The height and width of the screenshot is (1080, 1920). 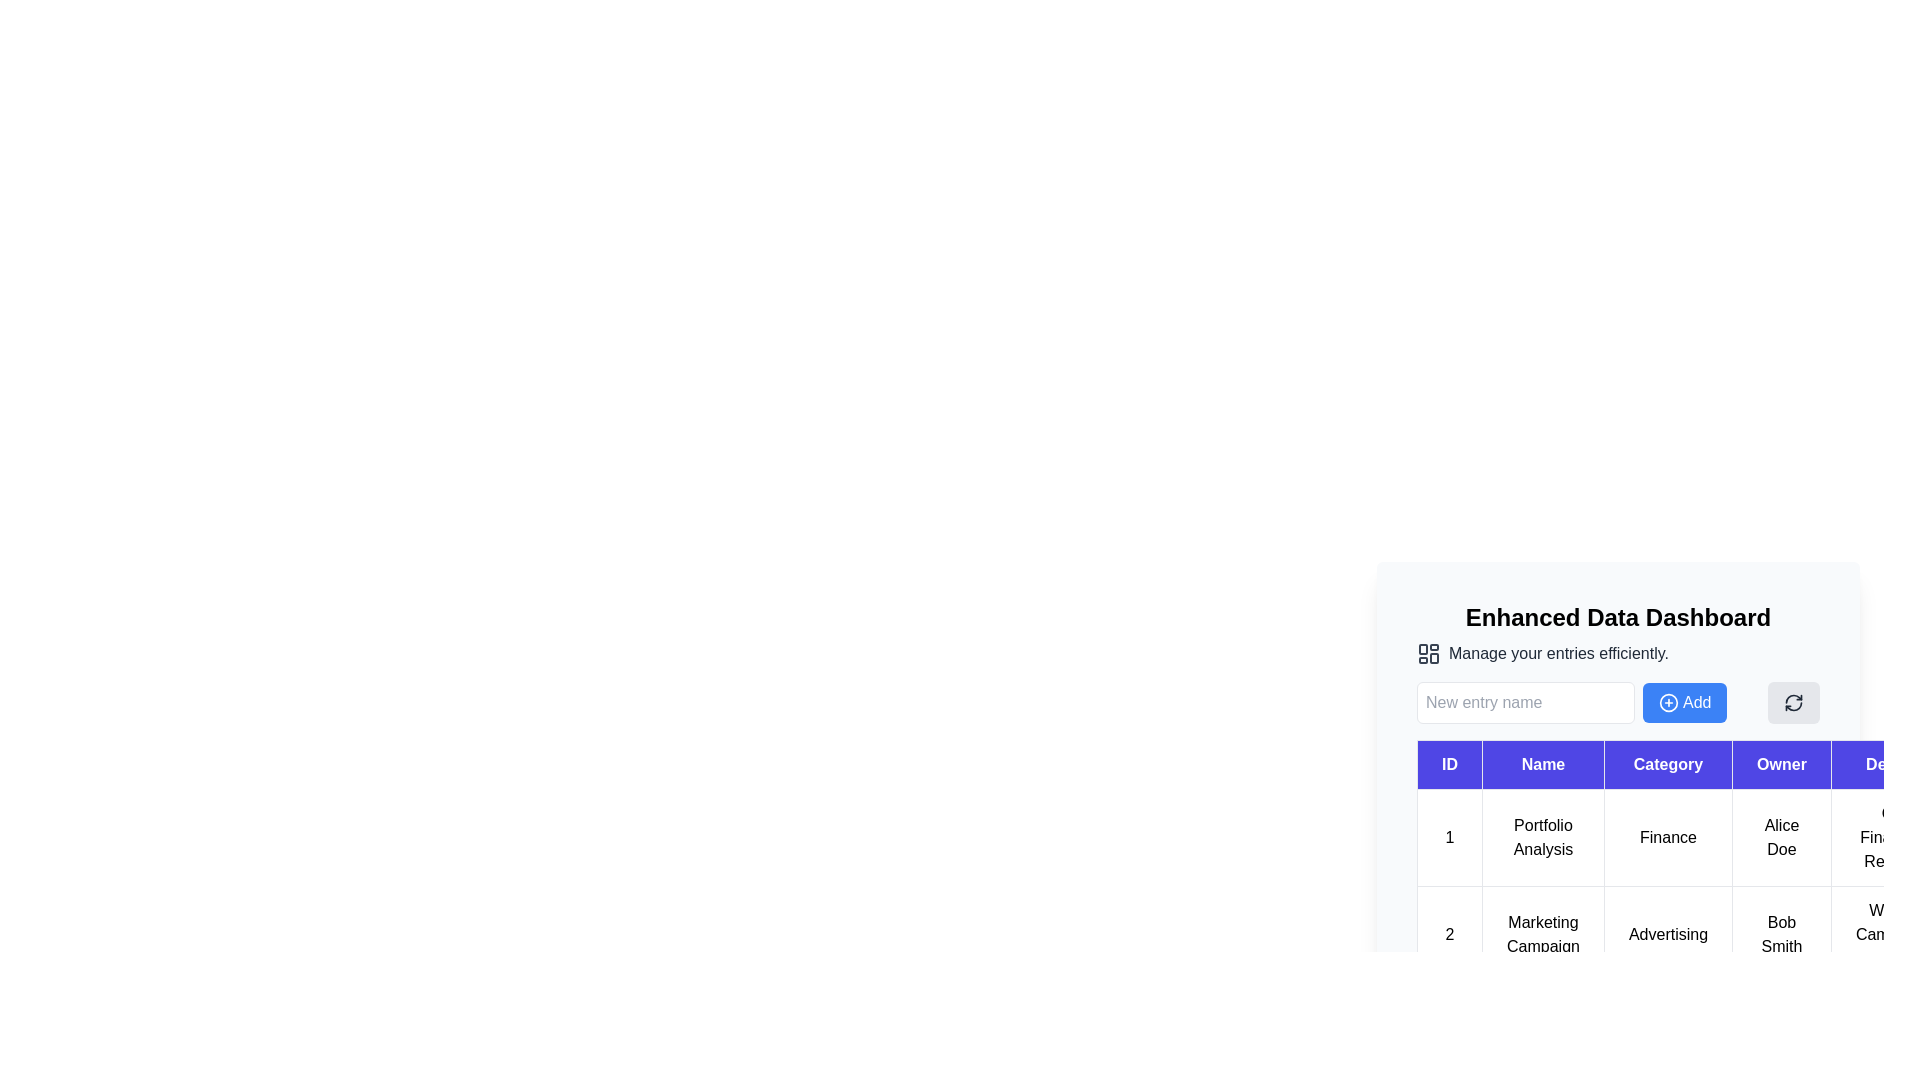 What do you see at coordinates (1433, 658) in the screenshot?
I see `the third decorative rectangular shape in a group of four rectangles, located near the top-left corner of the interface` at bounding box center [1433, 658].